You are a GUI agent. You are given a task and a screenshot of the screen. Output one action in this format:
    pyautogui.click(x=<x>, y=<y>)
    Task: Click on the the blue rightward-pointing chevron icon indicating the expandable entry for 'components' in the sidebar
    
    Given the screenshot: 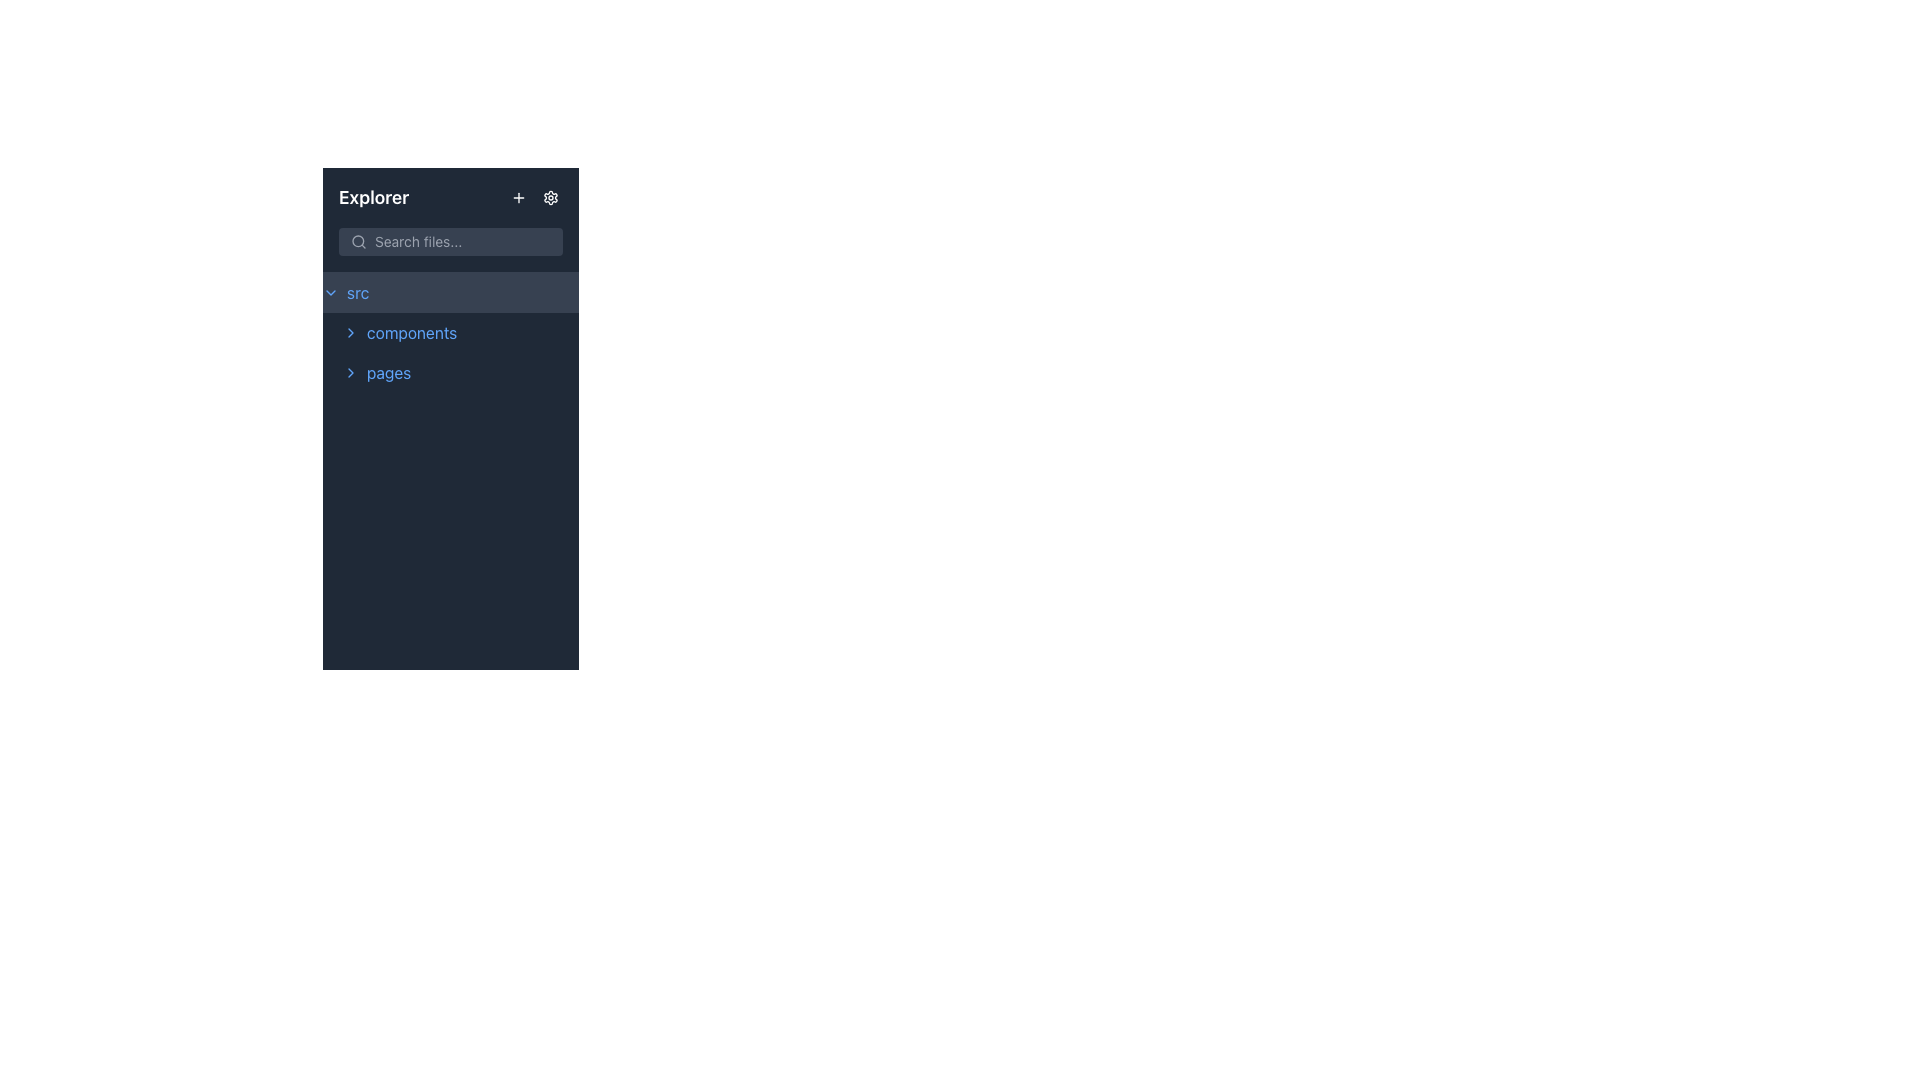 What is the action you would take?
    pyautogui.click(x=350, y=331)
    